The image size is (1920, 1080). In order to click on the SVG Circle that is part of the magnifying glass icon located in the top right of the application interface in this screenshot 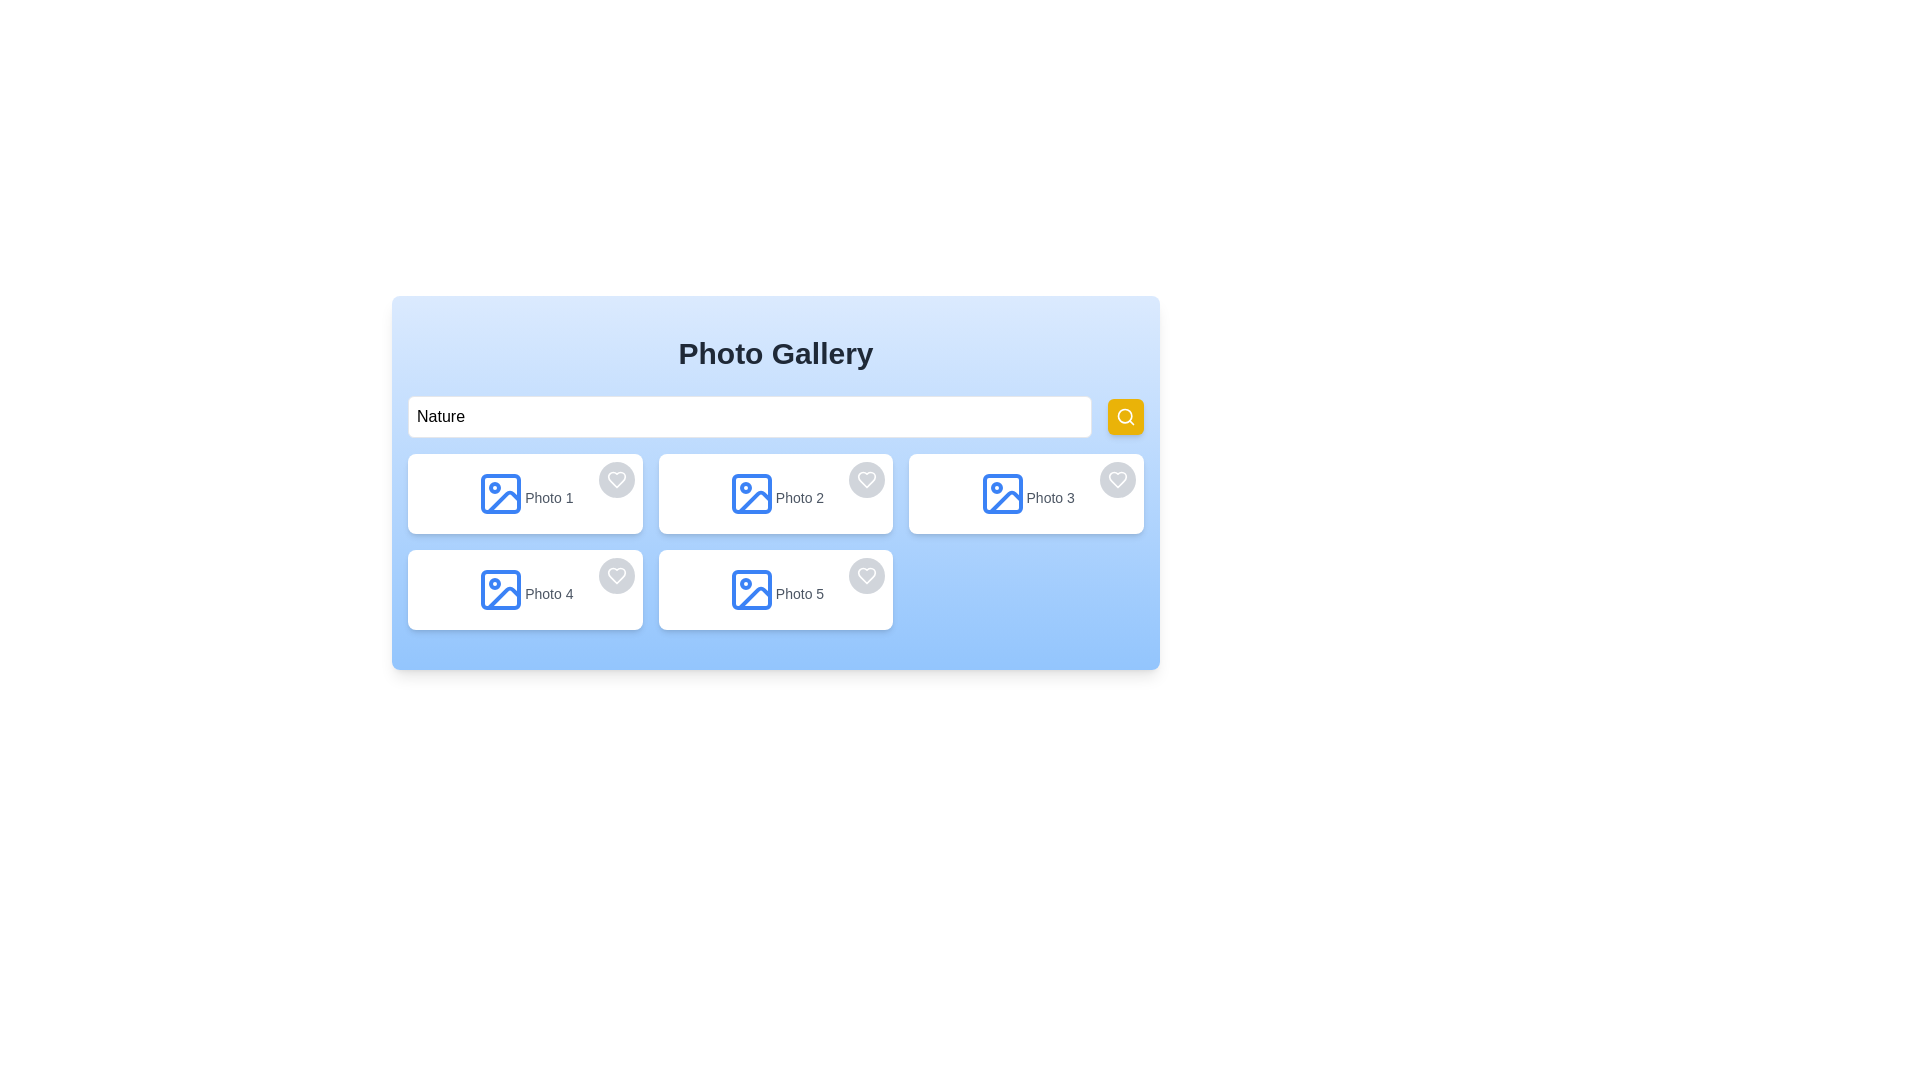, I will do `click(1125, 415)`.